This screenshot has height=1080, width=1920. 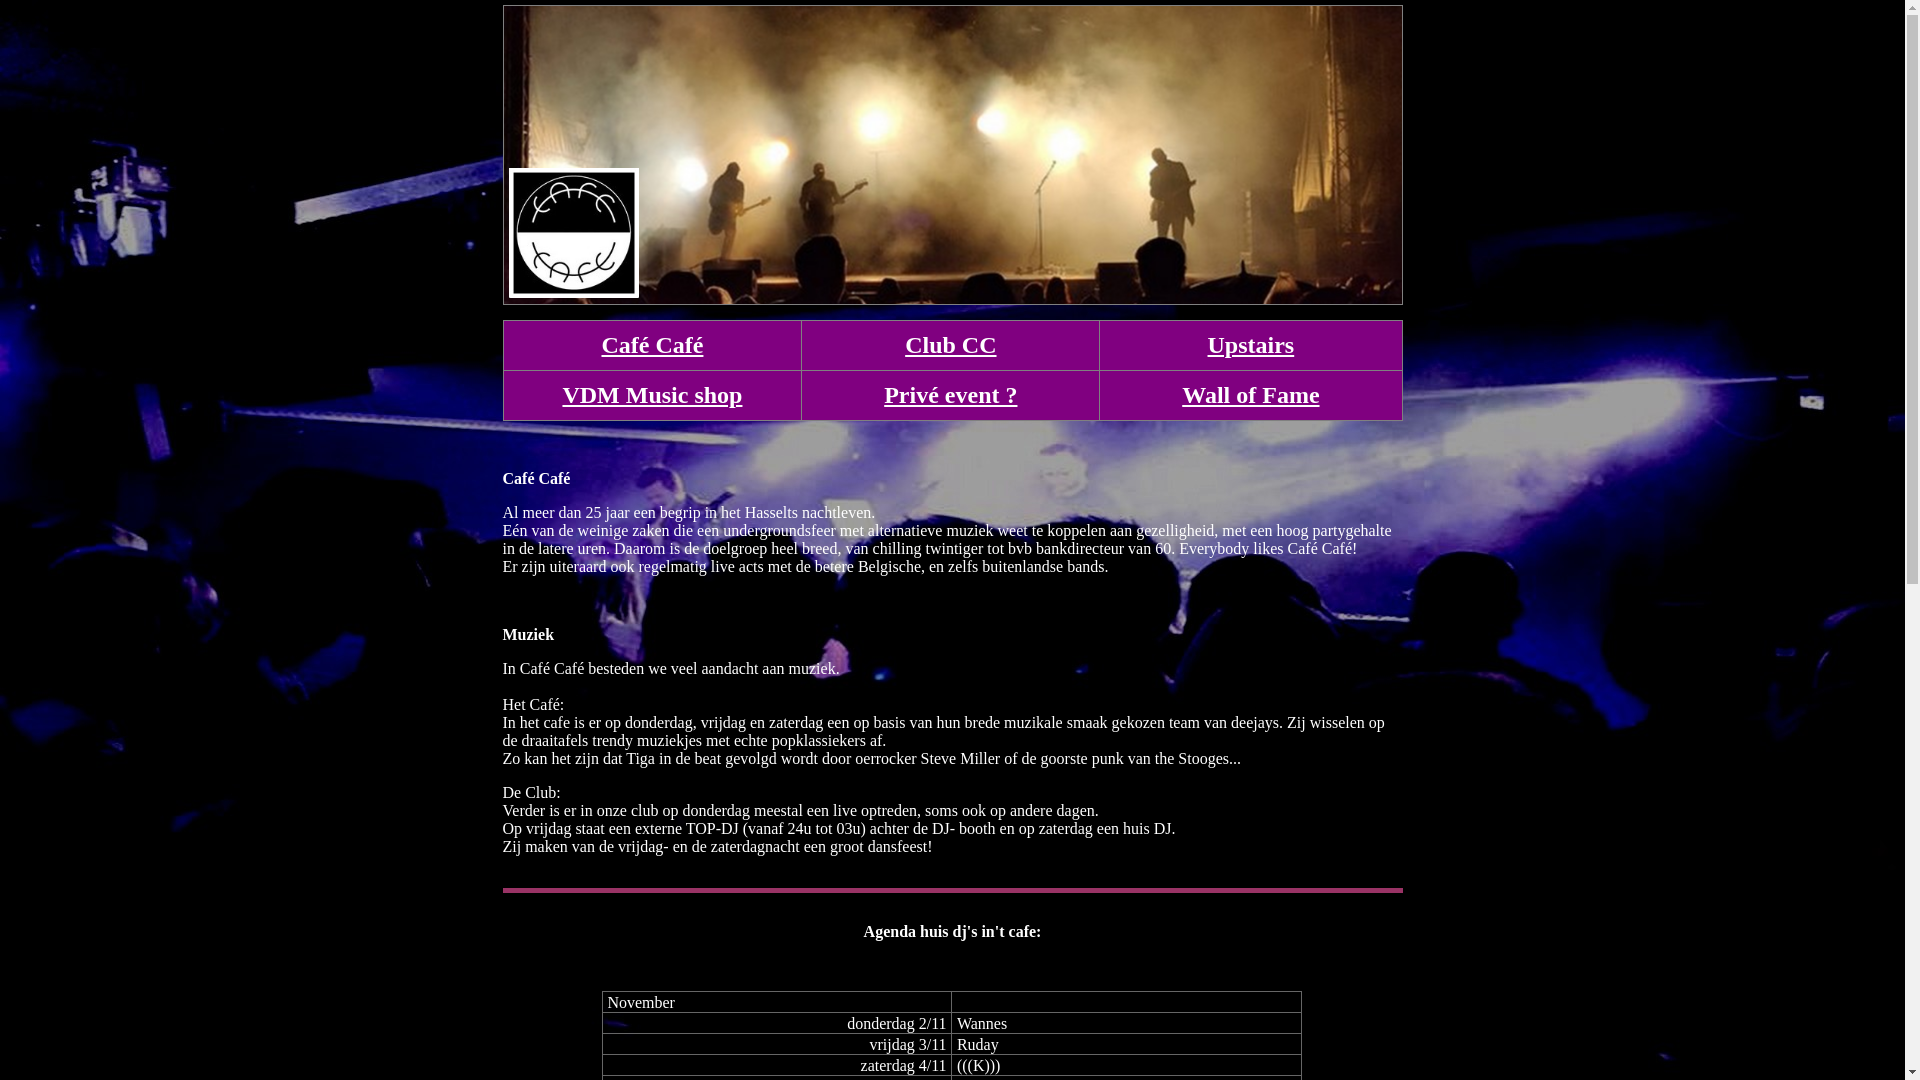 What do you see at coordinates (1250, 343) in the screenshot?
I see `'Upstairs'` at bounding box center [1250, 343].